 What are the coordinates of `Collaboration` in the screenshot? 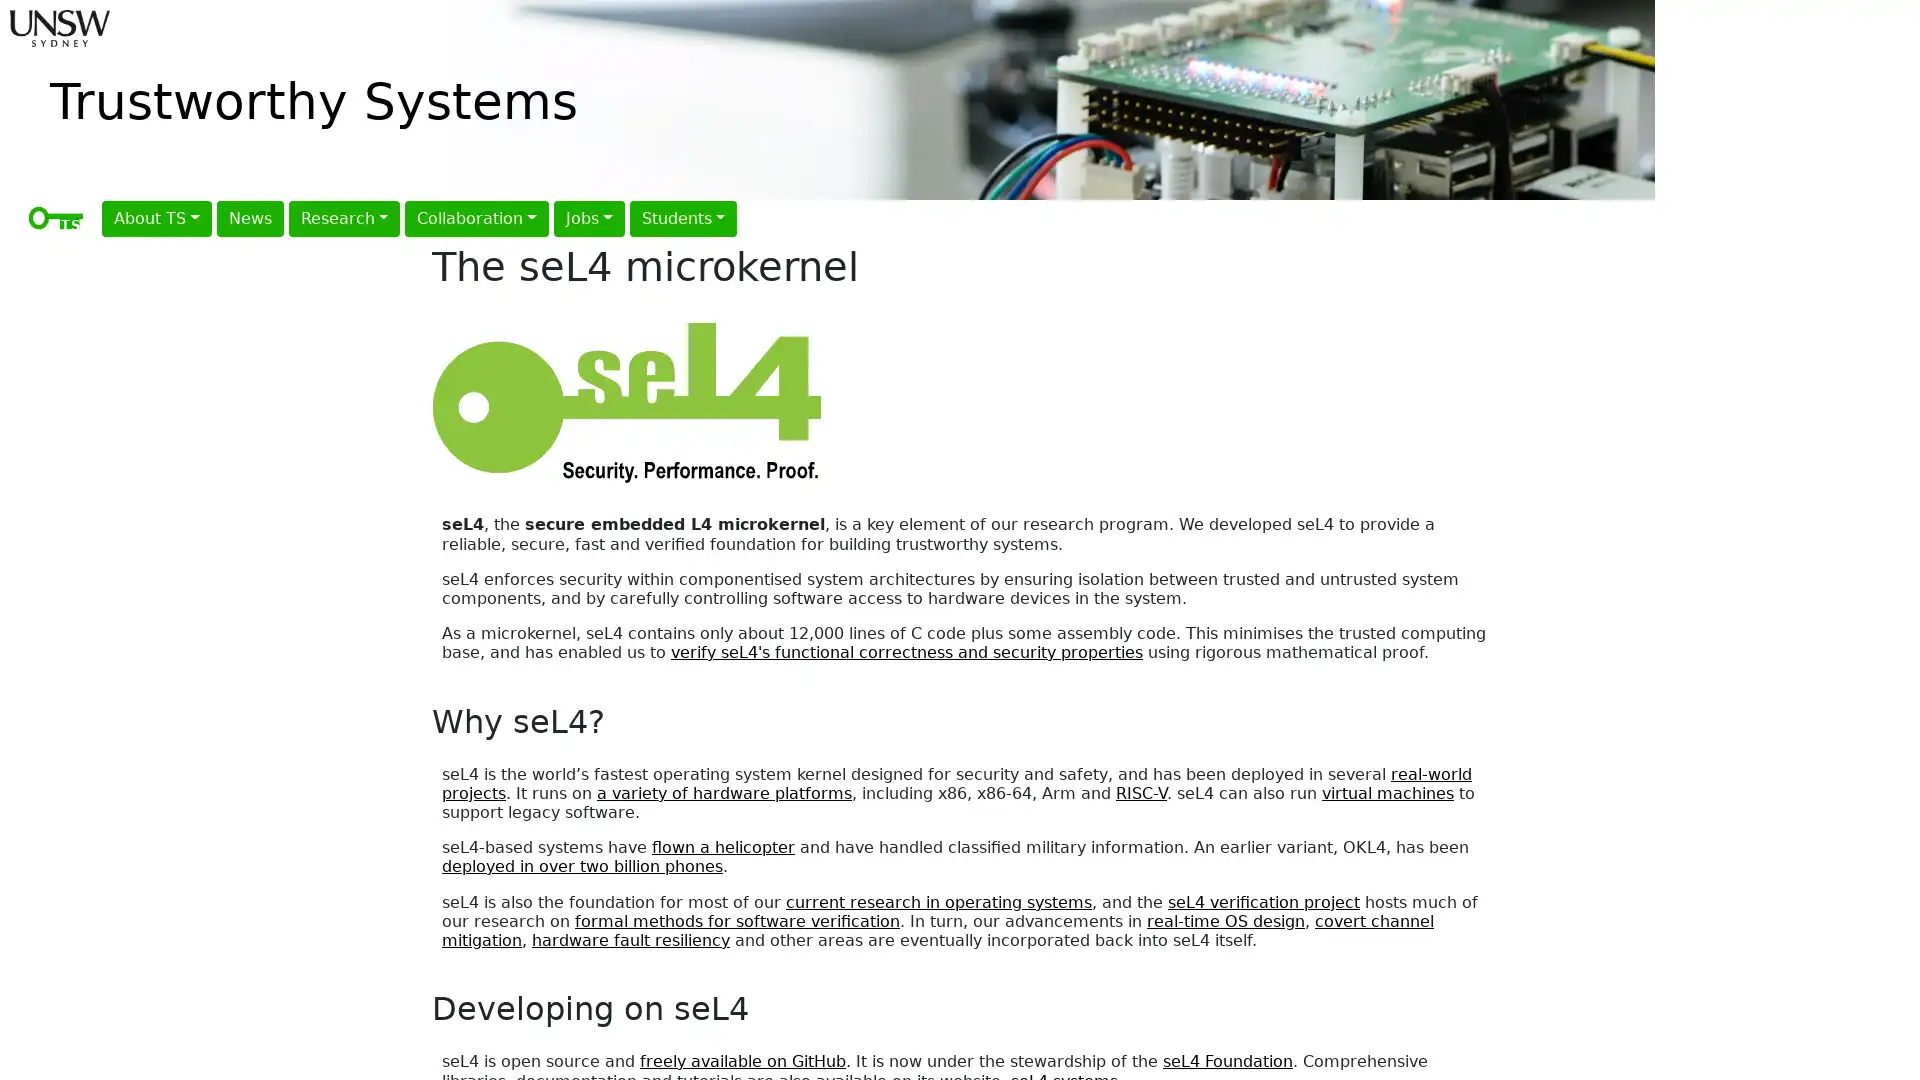 It's located at (475, 218).